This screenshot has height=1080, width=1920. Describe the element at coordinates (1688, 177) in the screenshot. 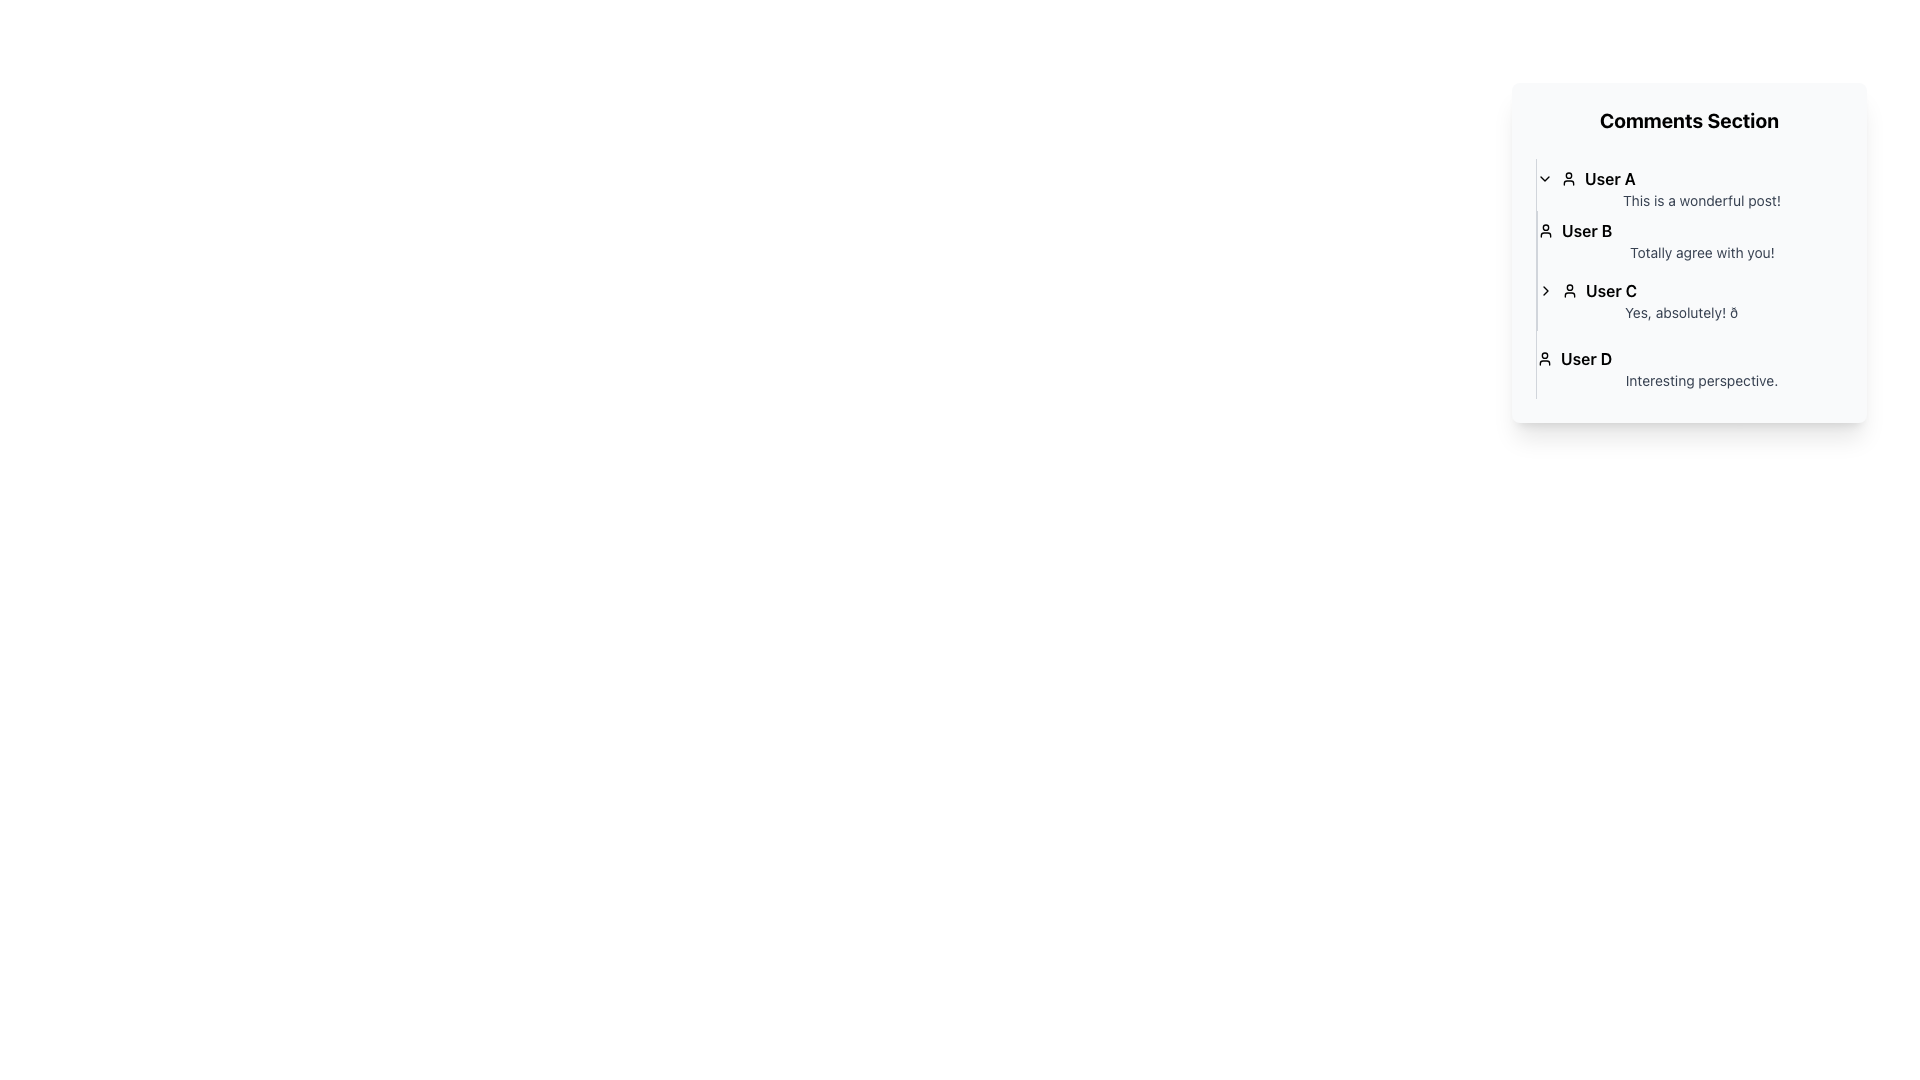

I see `the User Identifier Section for 'User A' to highlight it` at that location.